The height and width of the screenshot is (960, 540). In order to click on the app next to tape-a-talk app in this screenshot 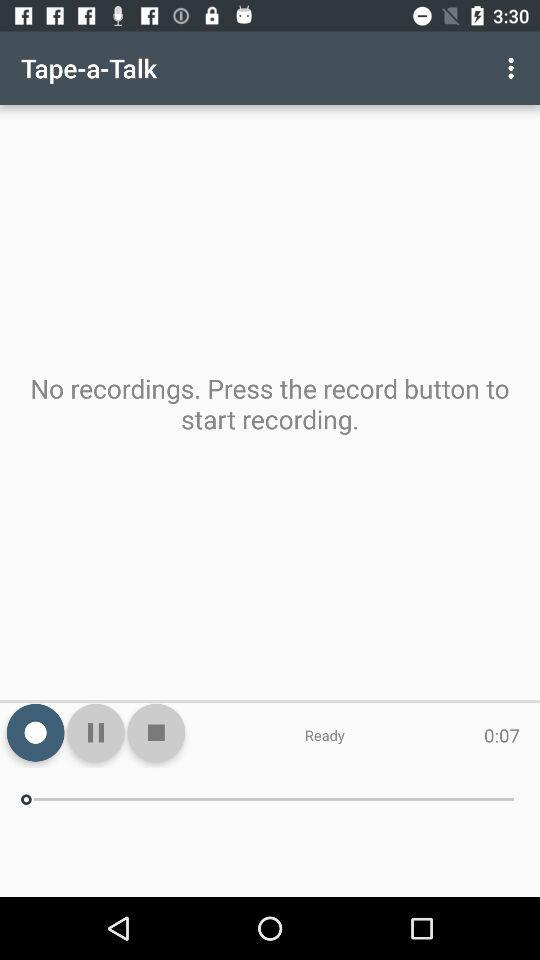, I will do `click(513, 68)`.